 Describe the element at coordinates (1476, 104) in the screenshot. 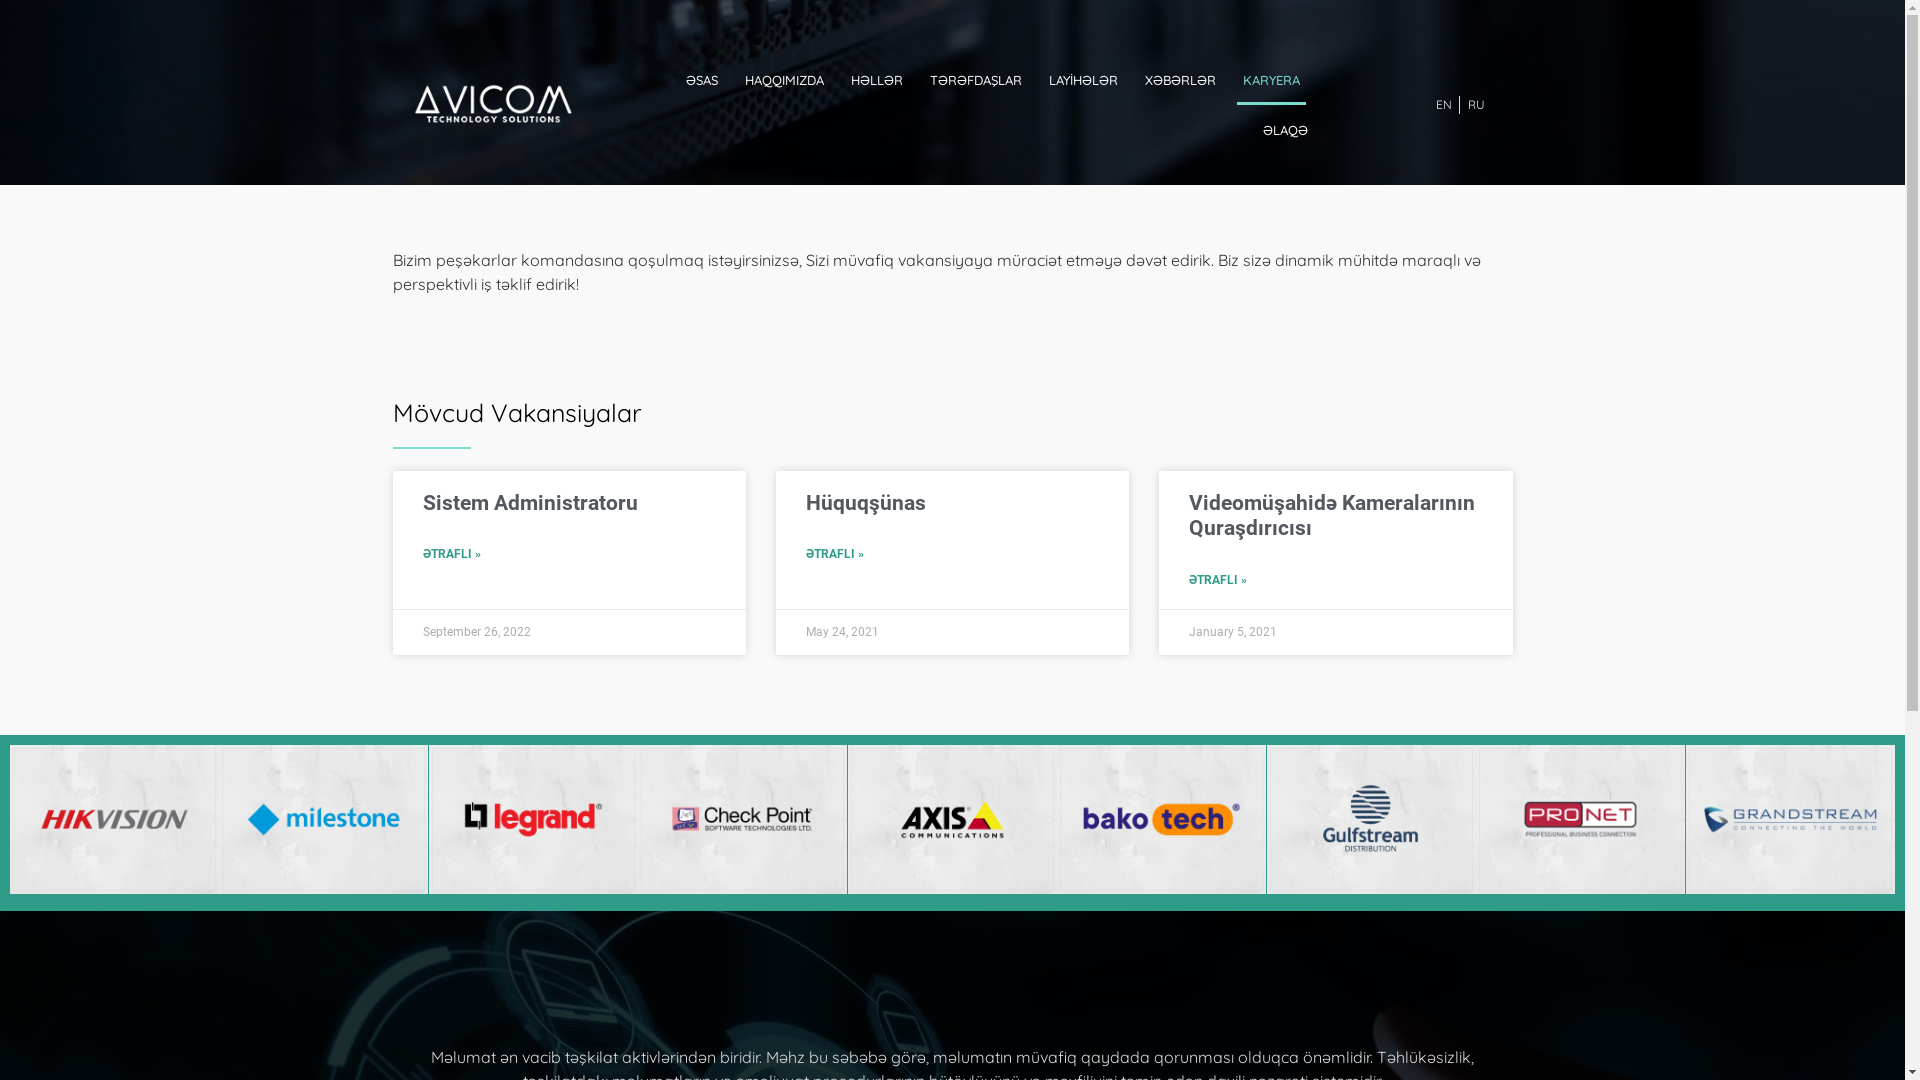

I see `'RU'` at that location.